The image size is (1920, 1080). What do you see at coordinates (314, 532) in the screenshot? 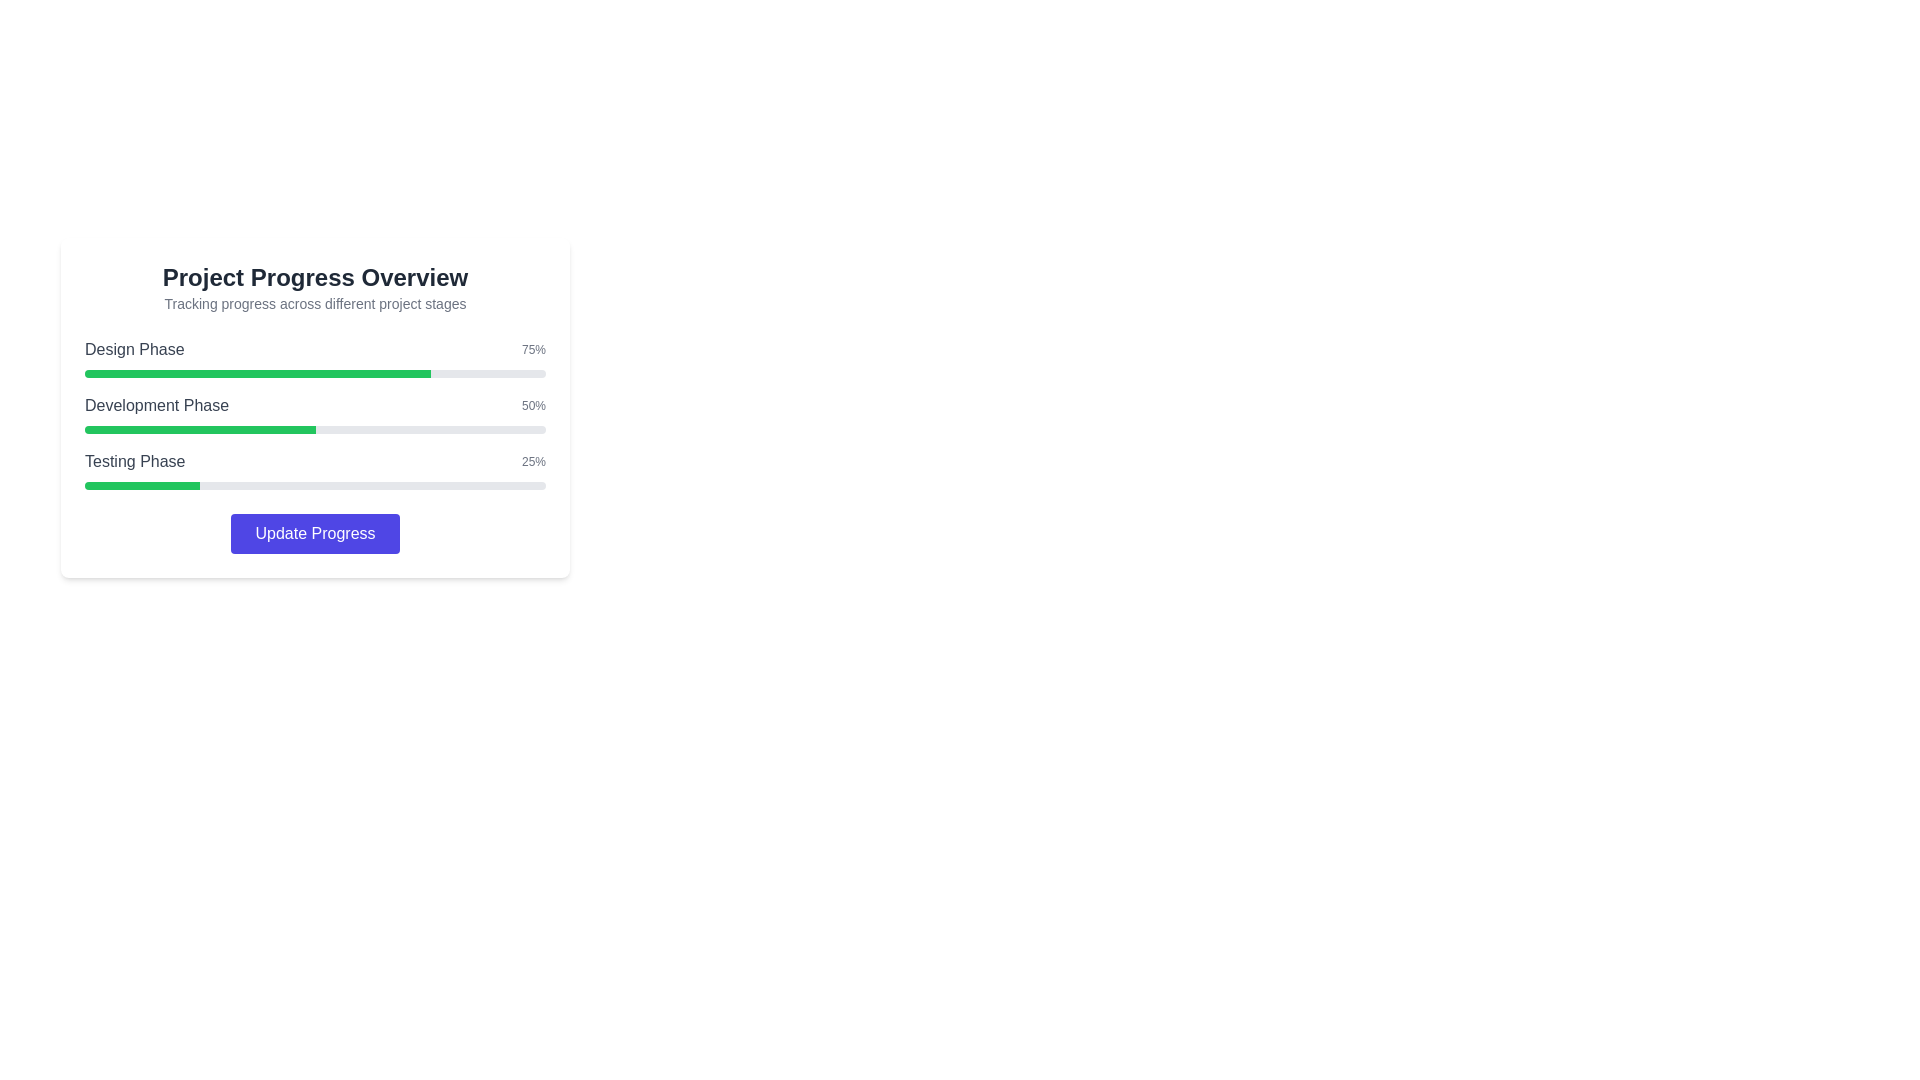
I see `the button located at the bottom center of the 'Project Progress Overview' card to update the progress of the project phases` at bounding box center [314, 532].